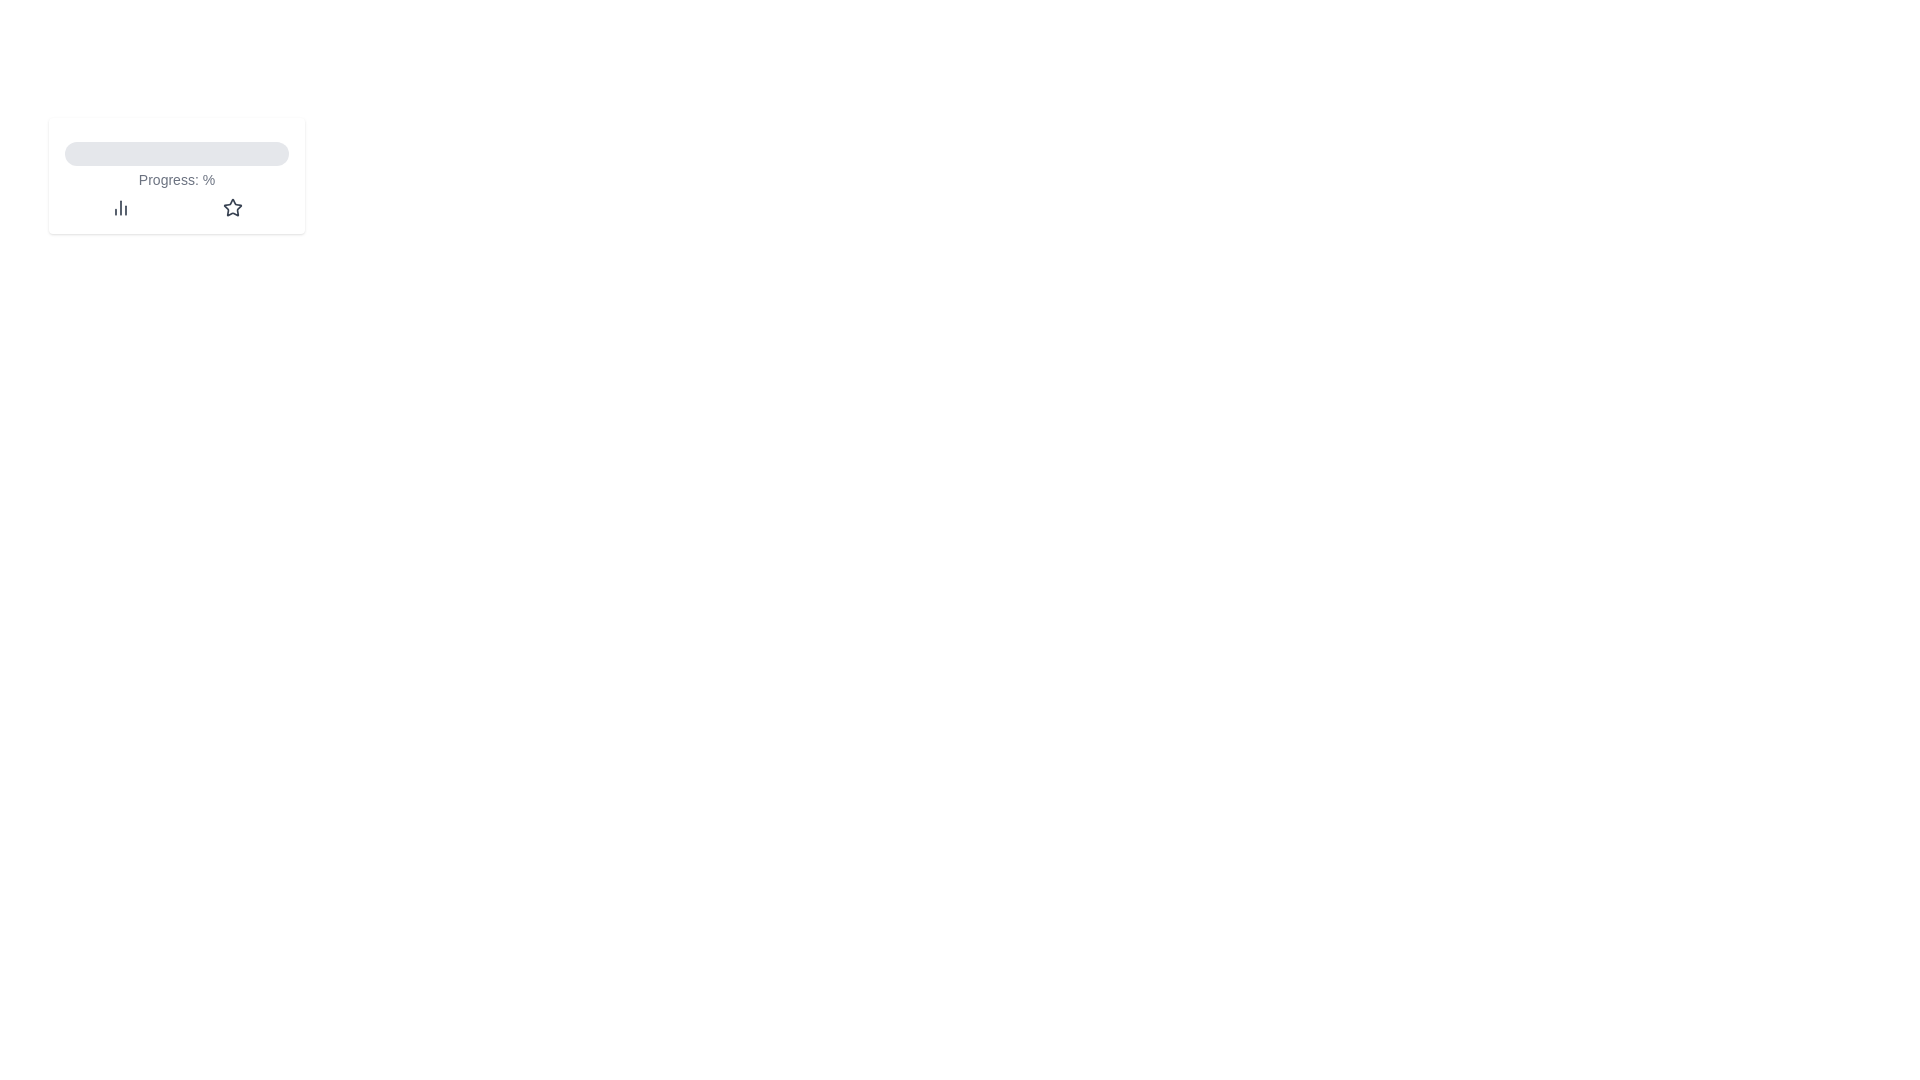  I want to click on the first graphic icon (SVG) representing a bar chart located beneath the label 'Progress: %', so click(119, 208).